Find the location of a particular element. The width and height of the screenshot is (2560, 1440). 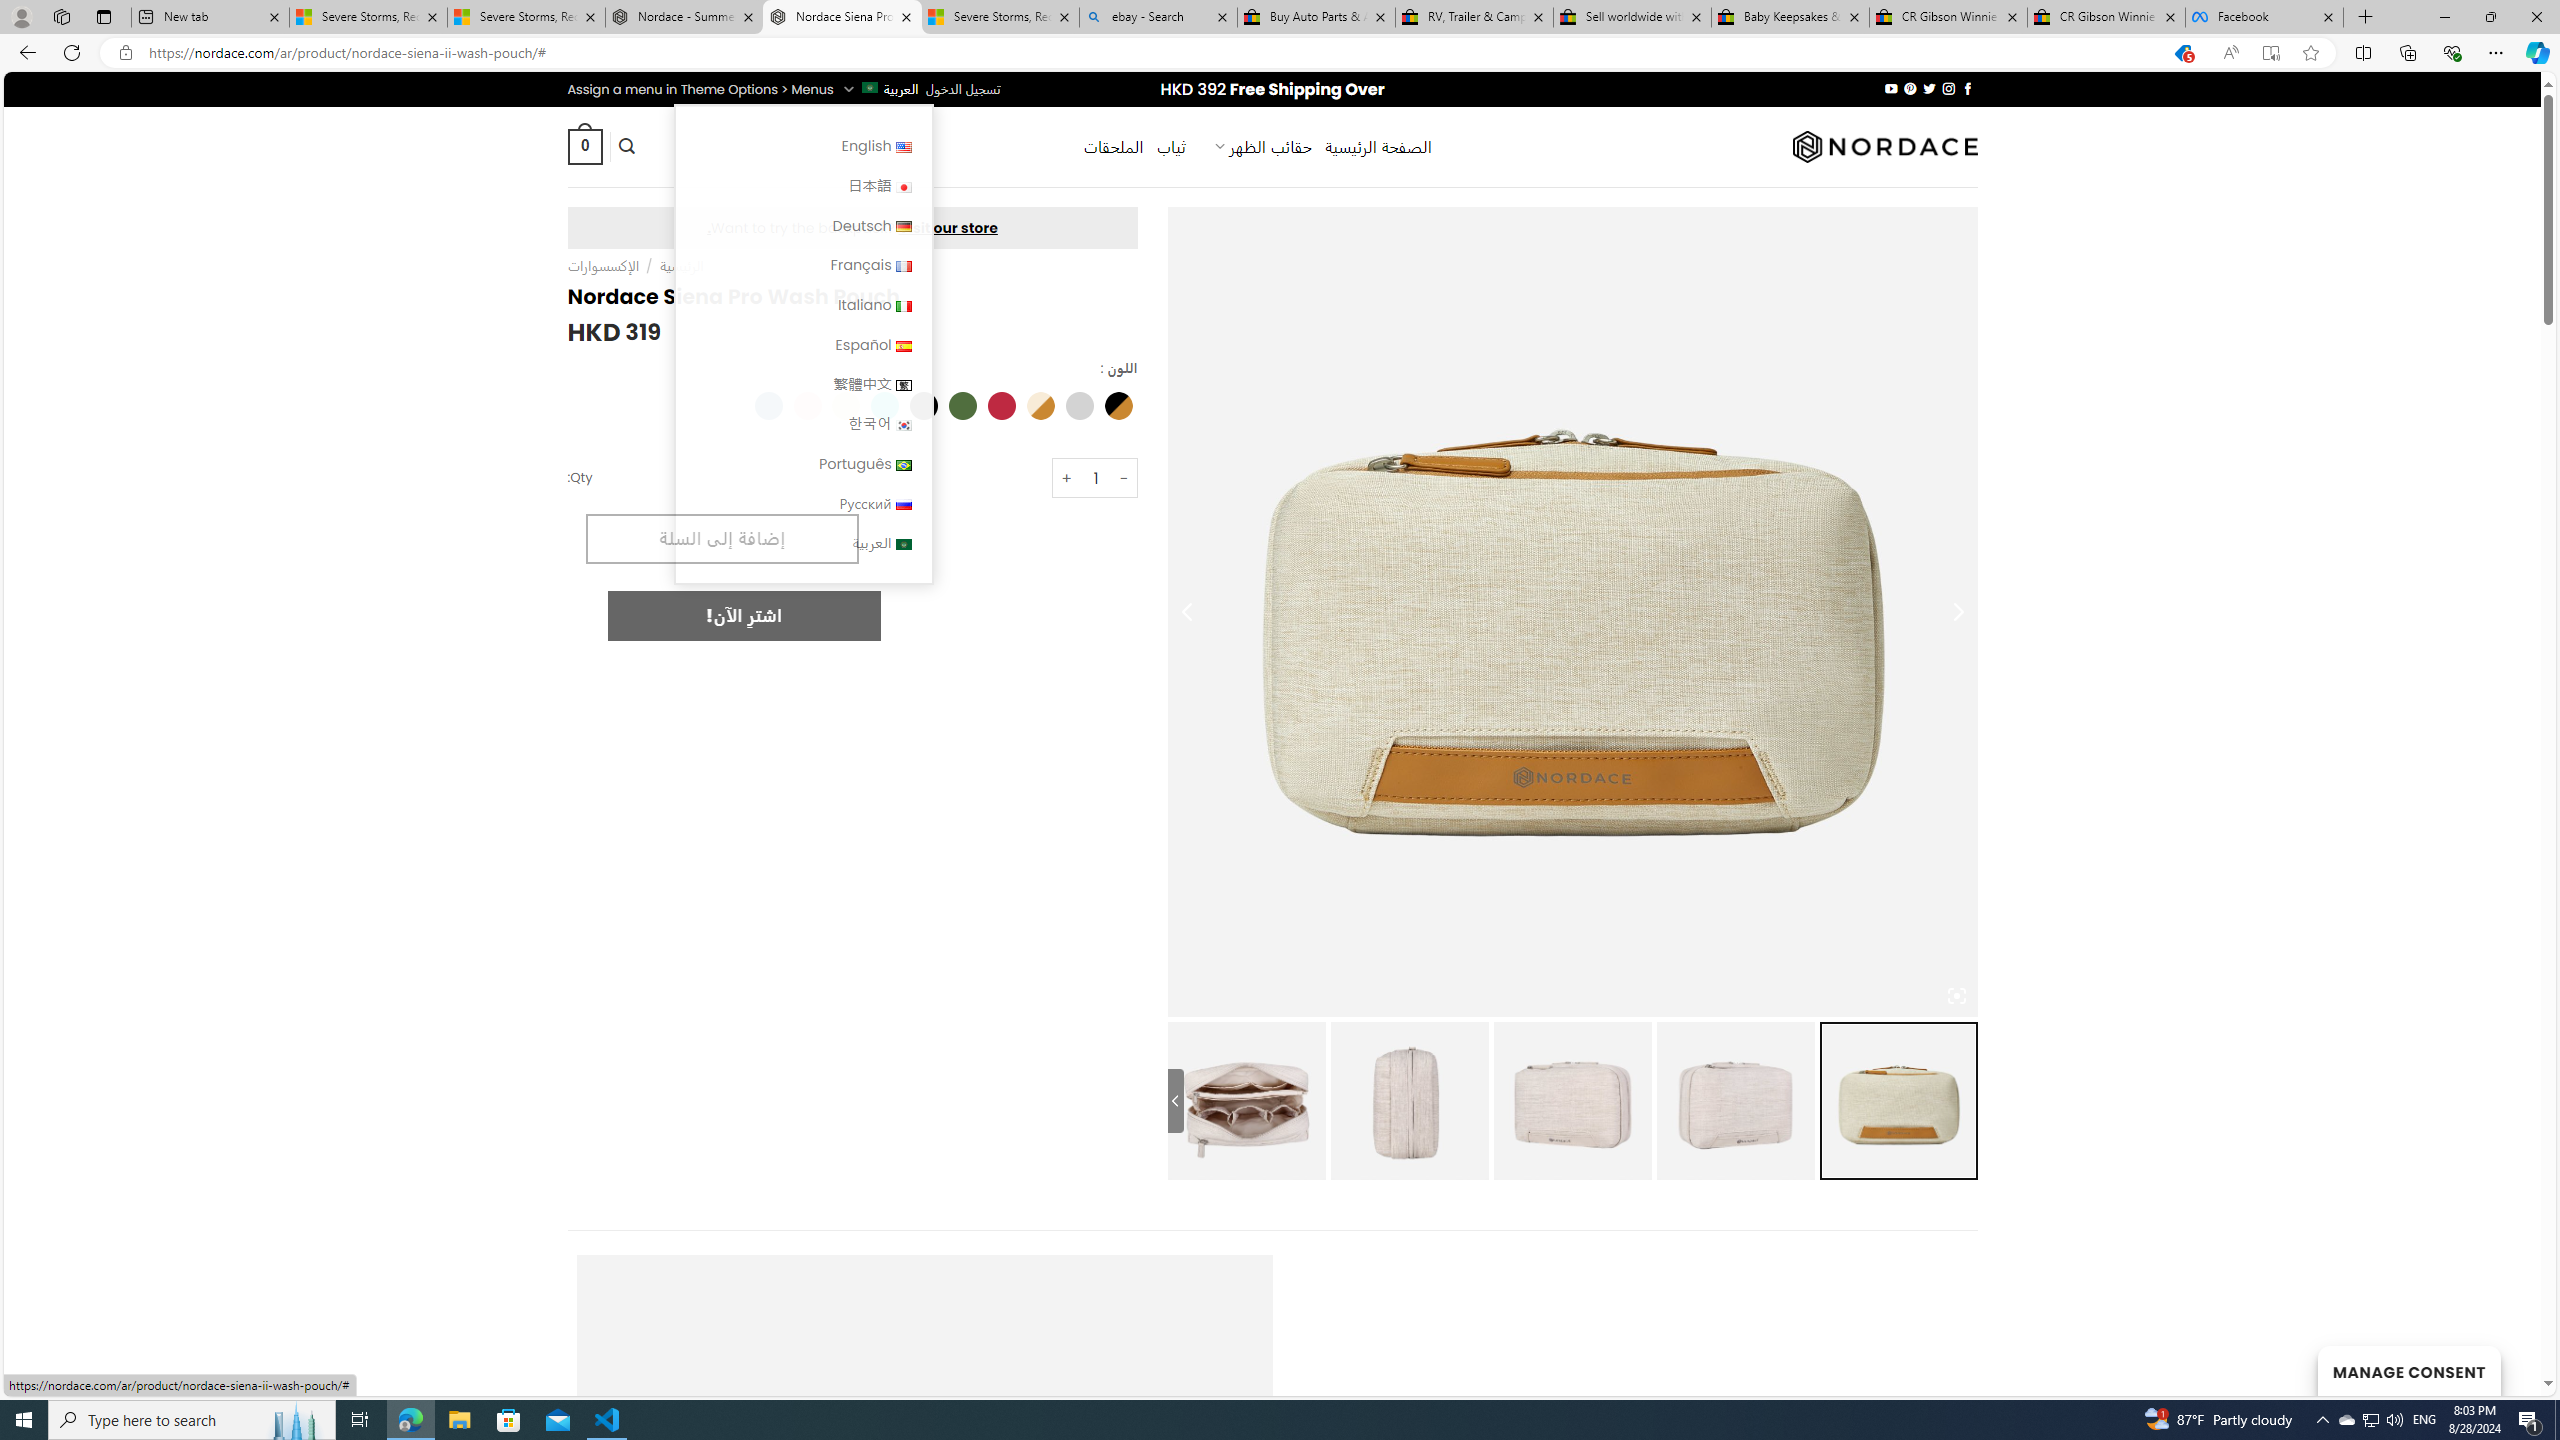

'Copilot (Ctrl+Shift+.)' is located at coordinates (2535, 51).